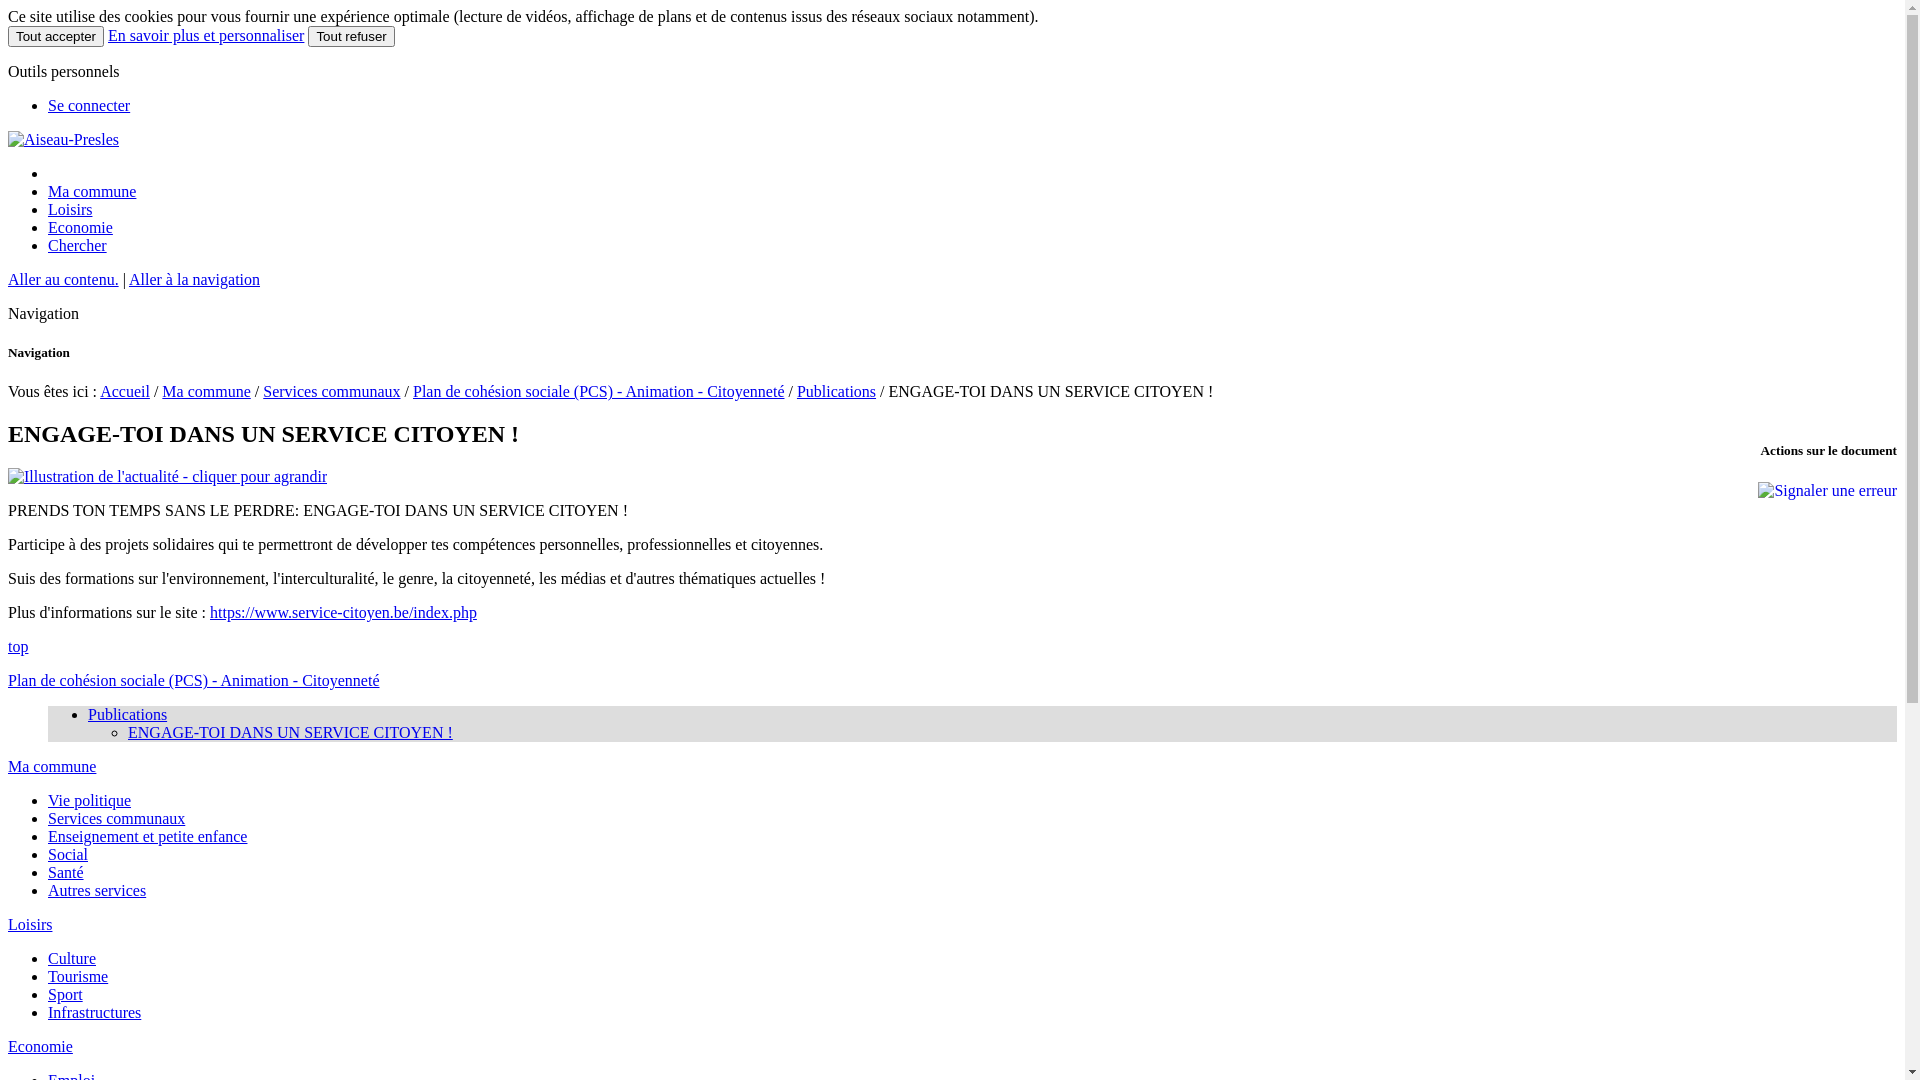 The width and height of the screenshot is (1920, 1080). What do you see at coordinates (65, 994) in the screenshot?
I see `'Sport'` at bounding box center [65, 994].